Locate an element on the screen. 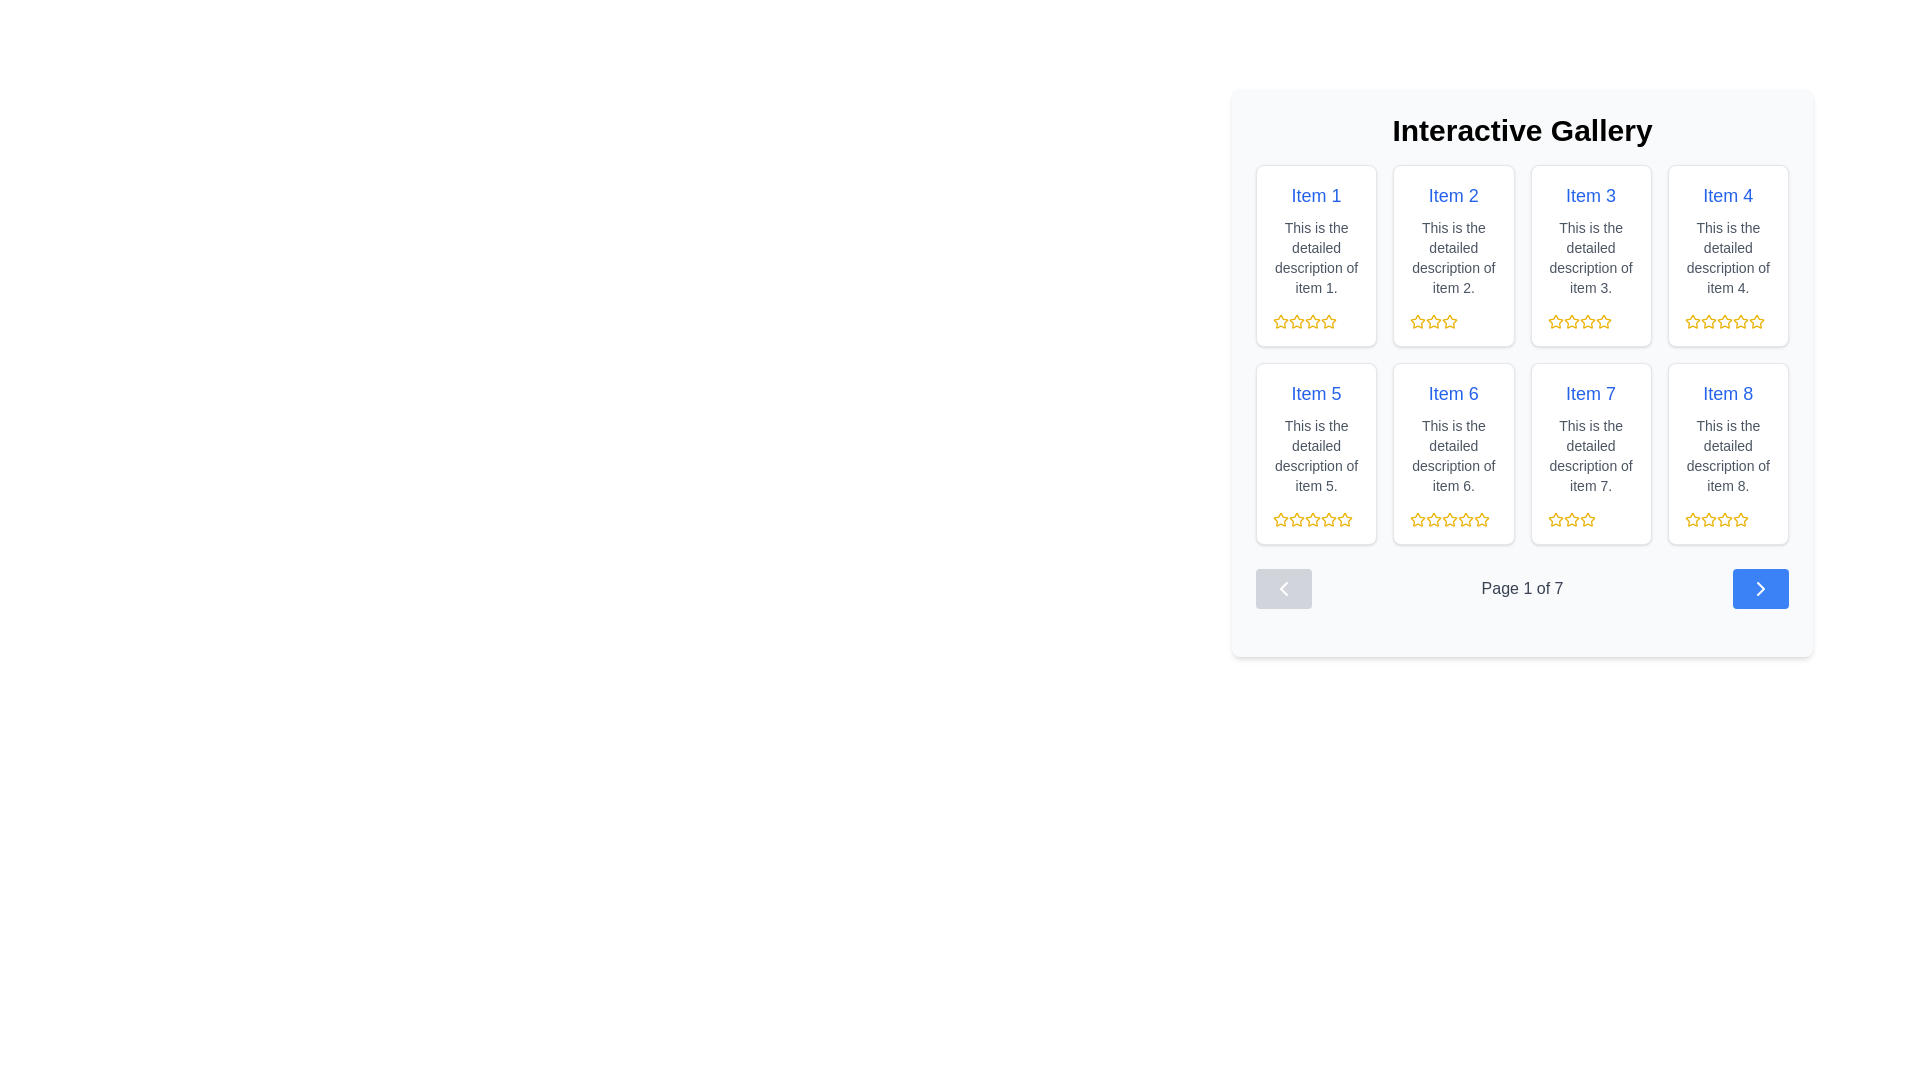 The width and height of the screenshot is (1920, 1080). the fourth star icon in the rating system located in the bottom right card of the interactive gallery grid to rate it is located at coordinates (1723, 519).